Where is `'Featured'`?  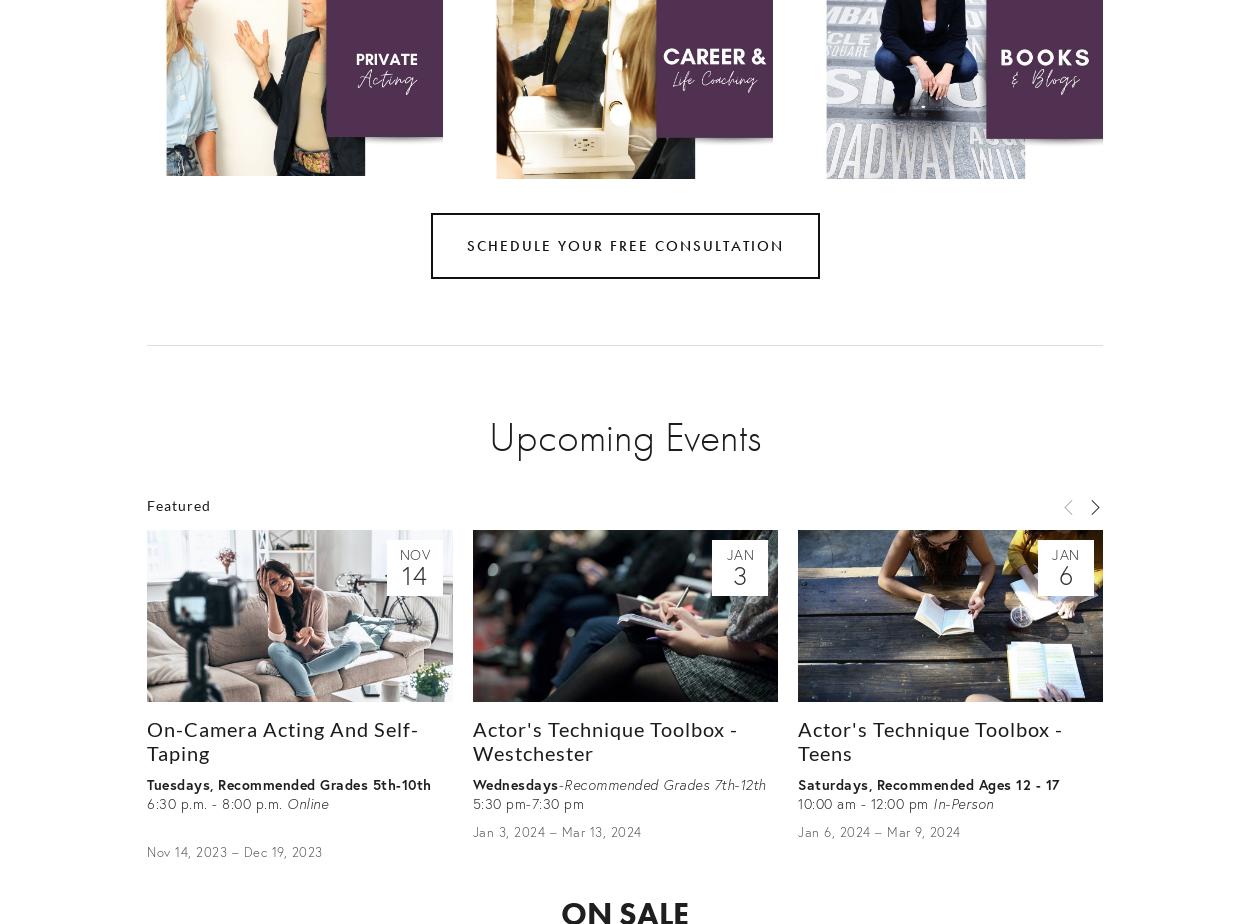 'Featured' is located at coordinates (179, 503).